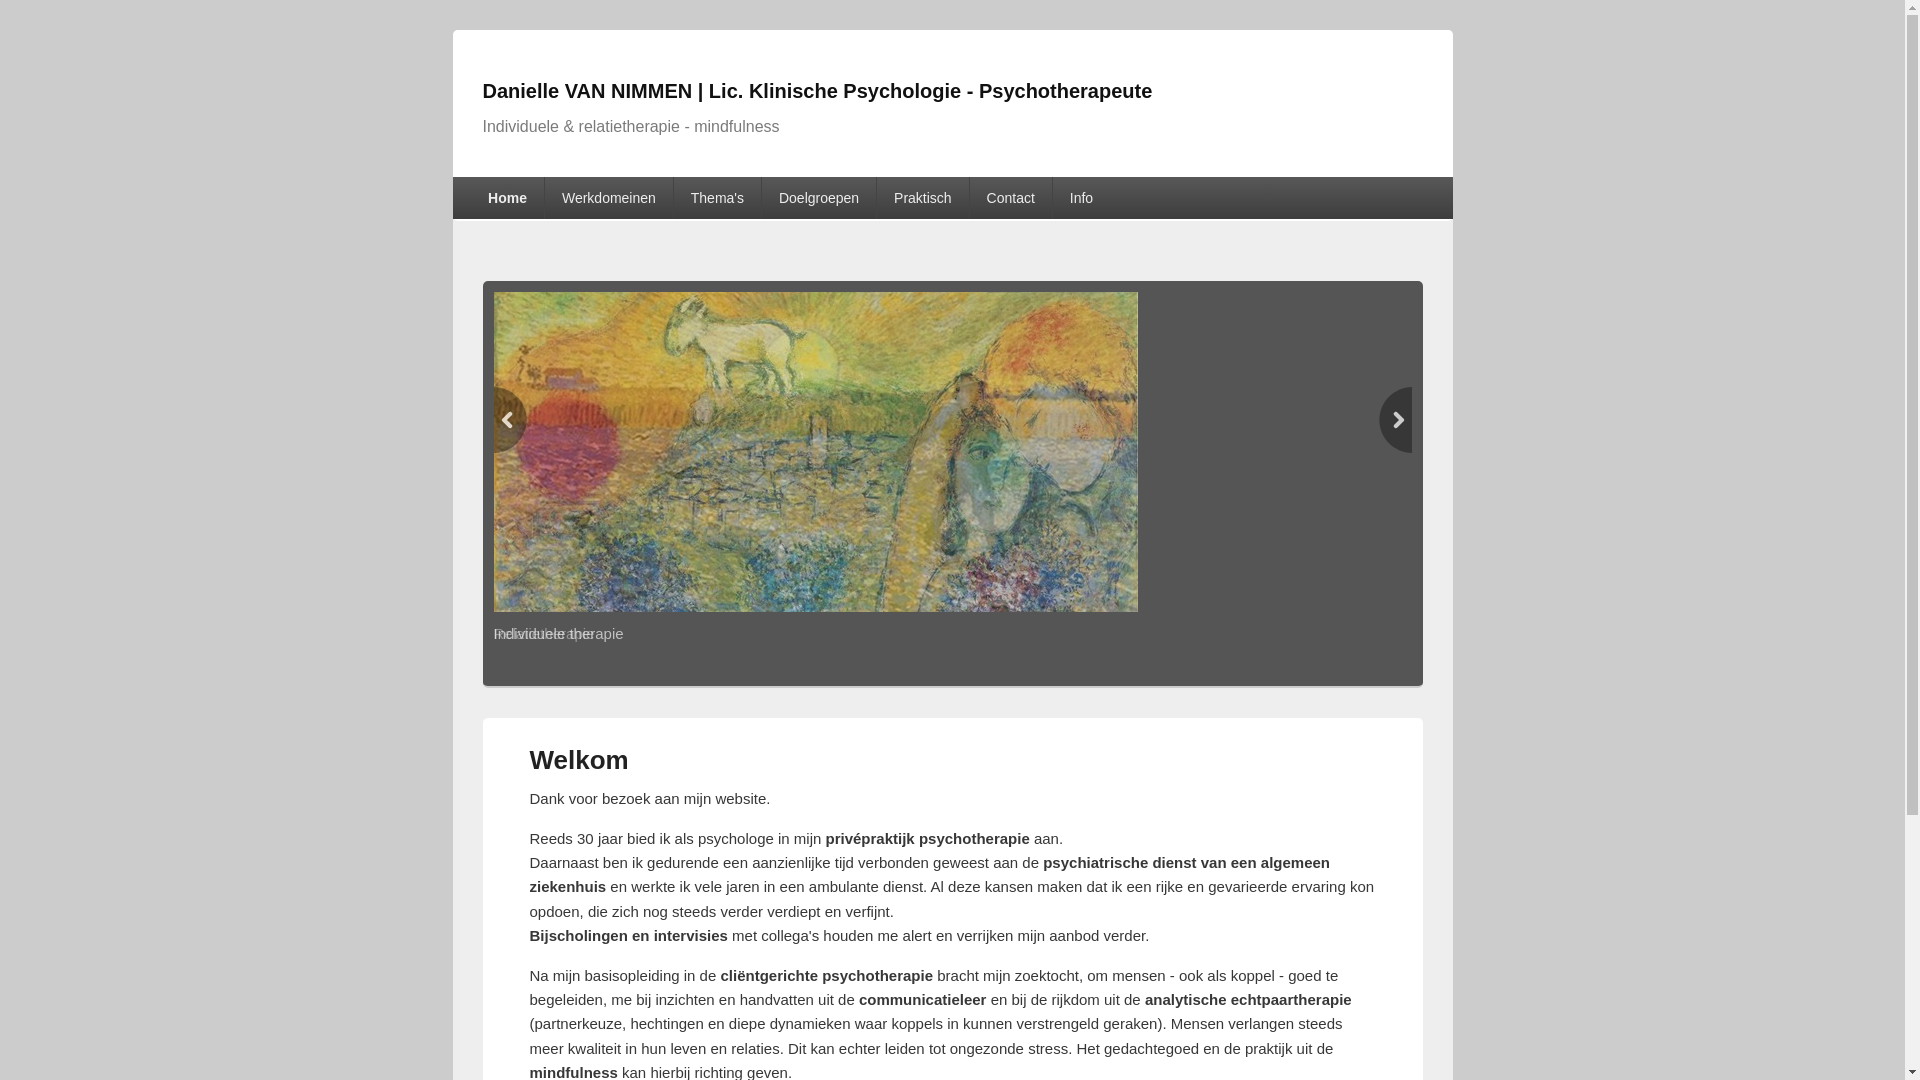 This screenshot has width=1920, height=1080. Describe the element at coordinates (717, 197) in the screenshot. I see `'Thema's'` at that location.